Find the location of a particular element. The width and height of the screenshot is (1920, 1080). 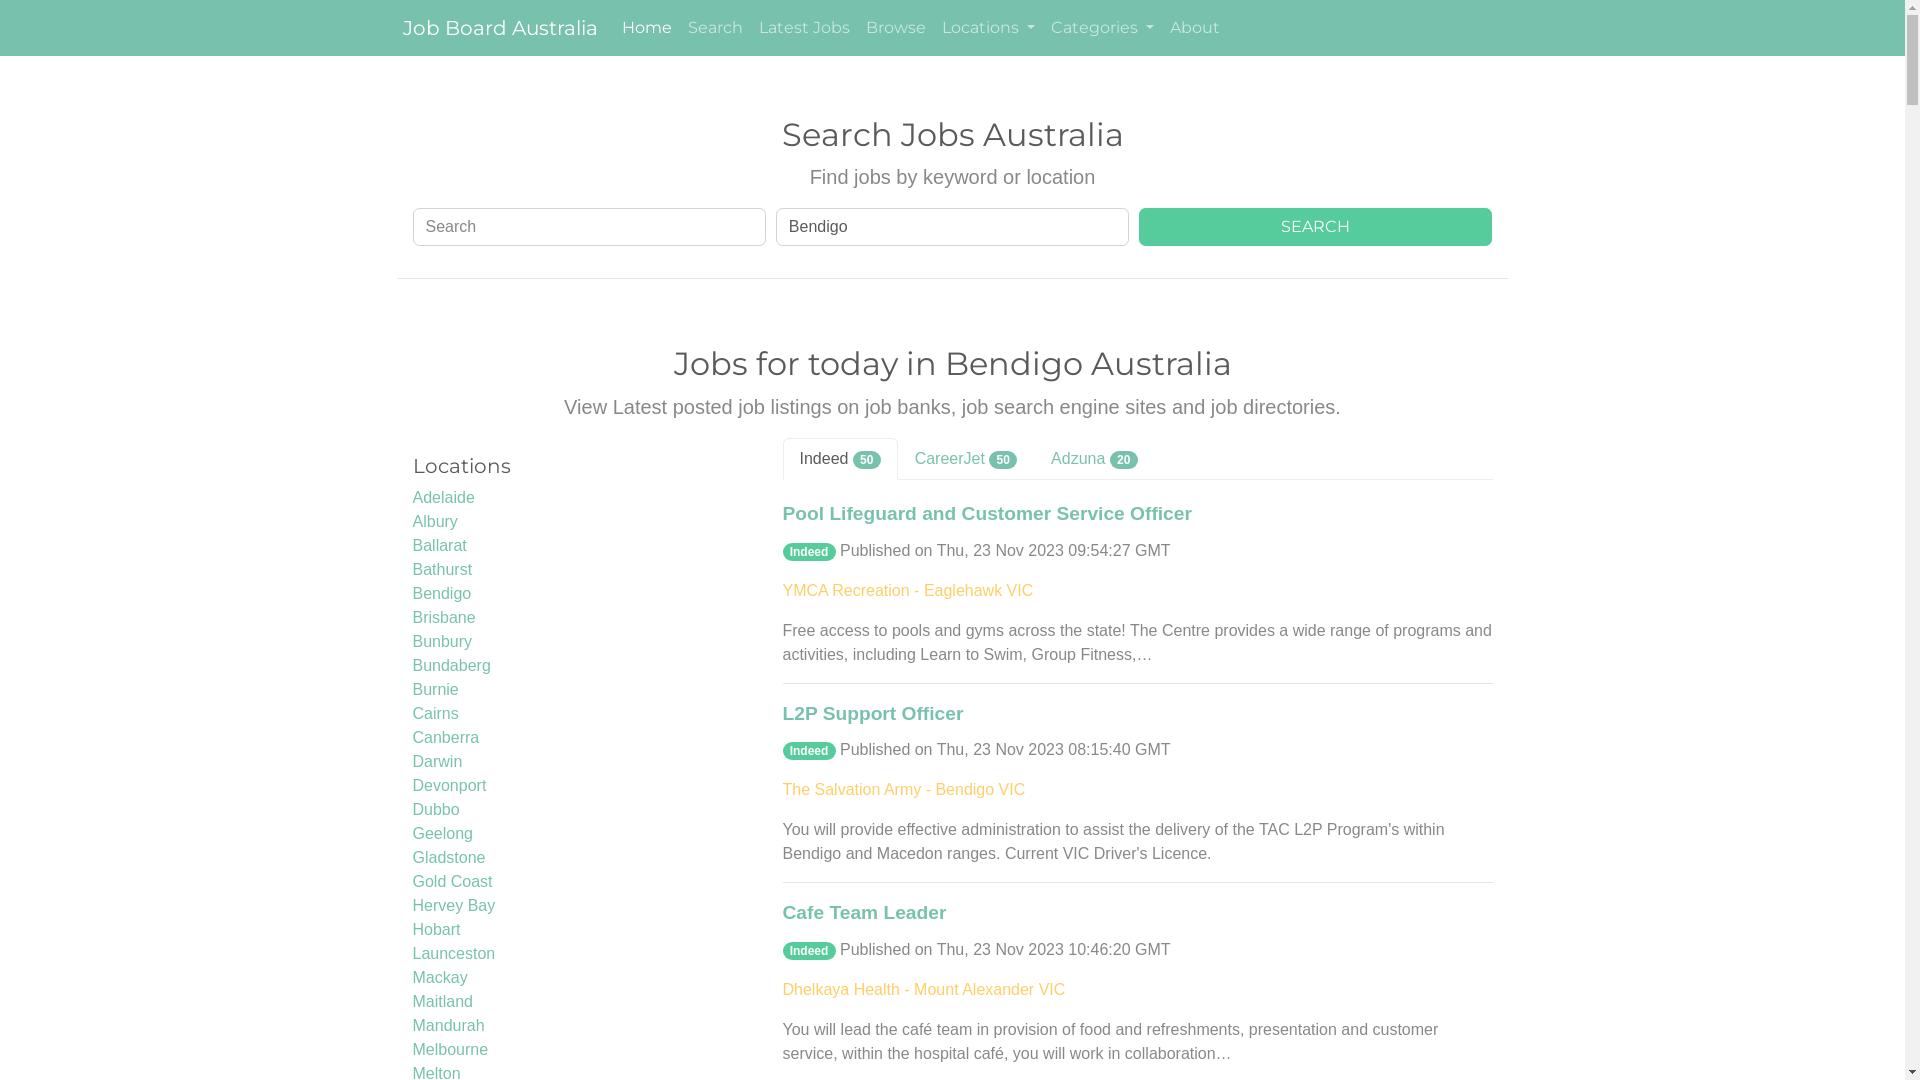

'Locations' is located at coordinates (988, 27).